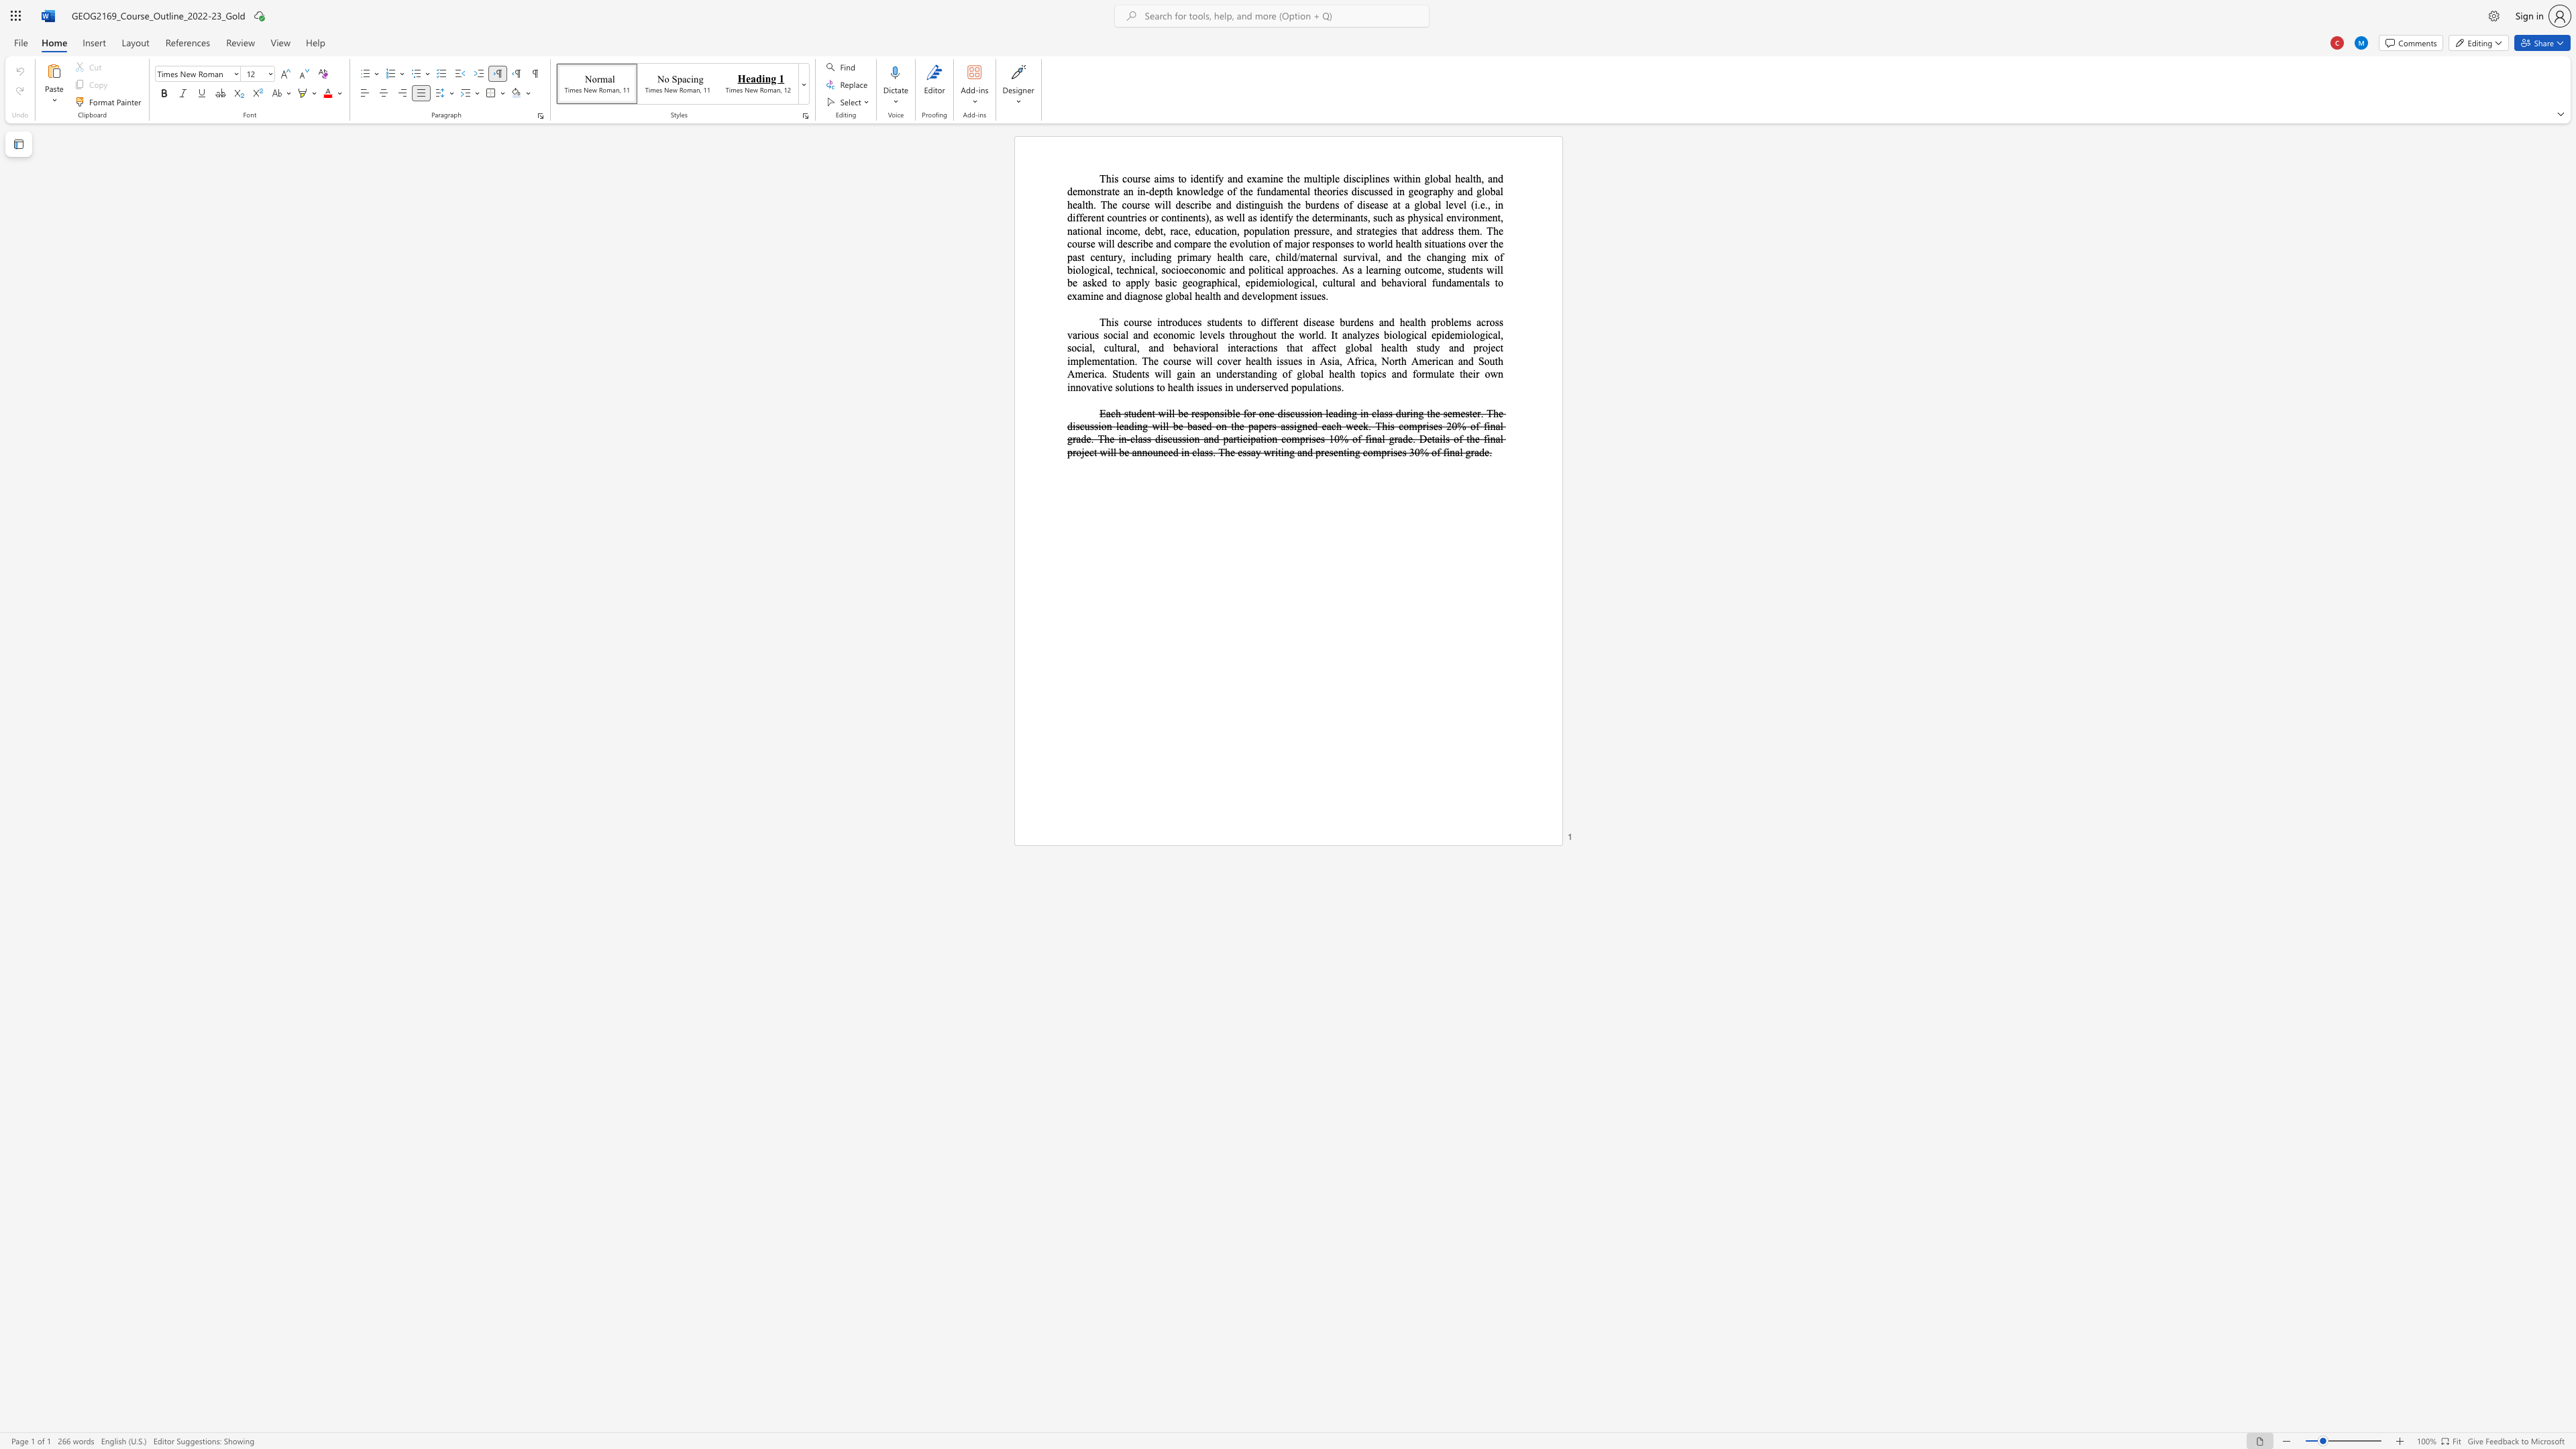 The height and width of the screenshot is (1449, 2576). What do you see at coordinates (1289, 270) in the screenshot?
I see `the 1th character "a" in the text` at bounding box center [1289, 270].